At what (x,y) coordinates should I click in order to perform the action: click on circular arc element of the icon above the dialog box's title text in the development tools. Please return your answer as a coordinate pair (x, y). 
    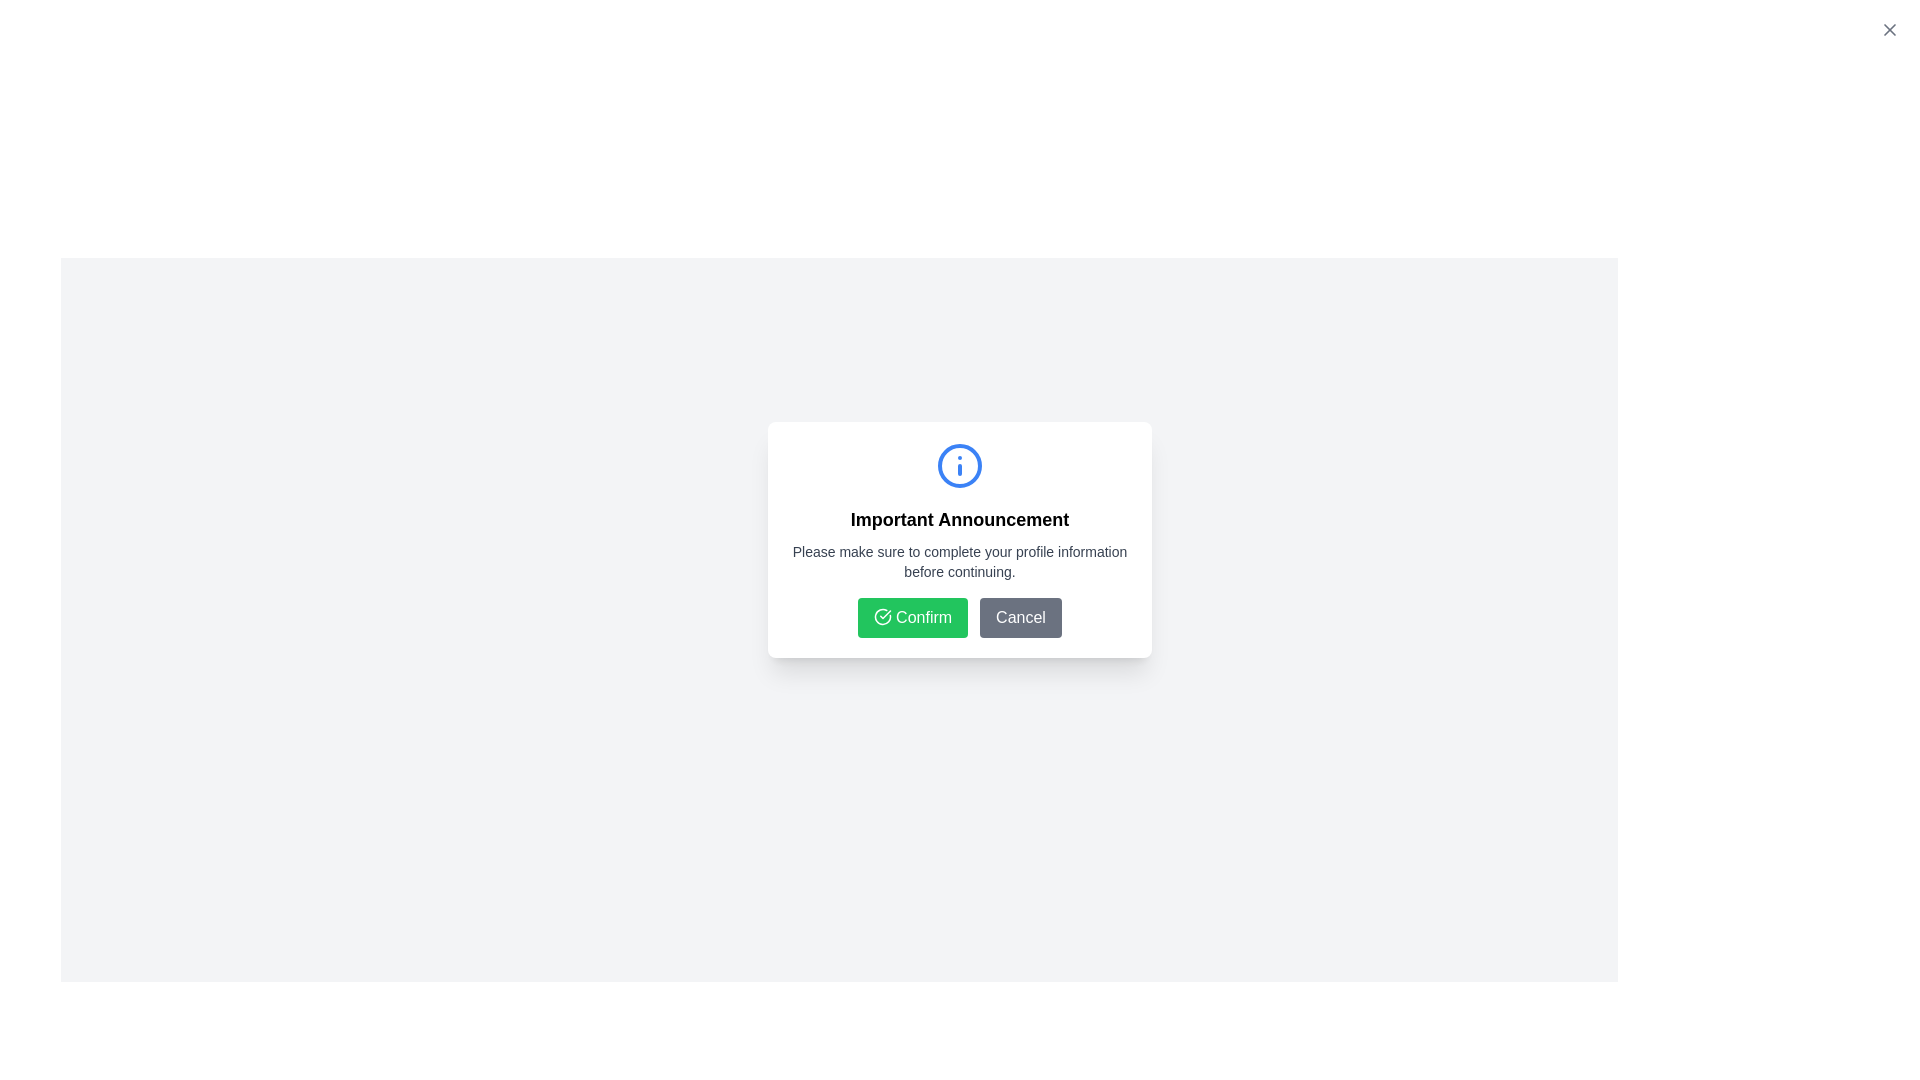
    Looking at the image, I should click on (882, 616).